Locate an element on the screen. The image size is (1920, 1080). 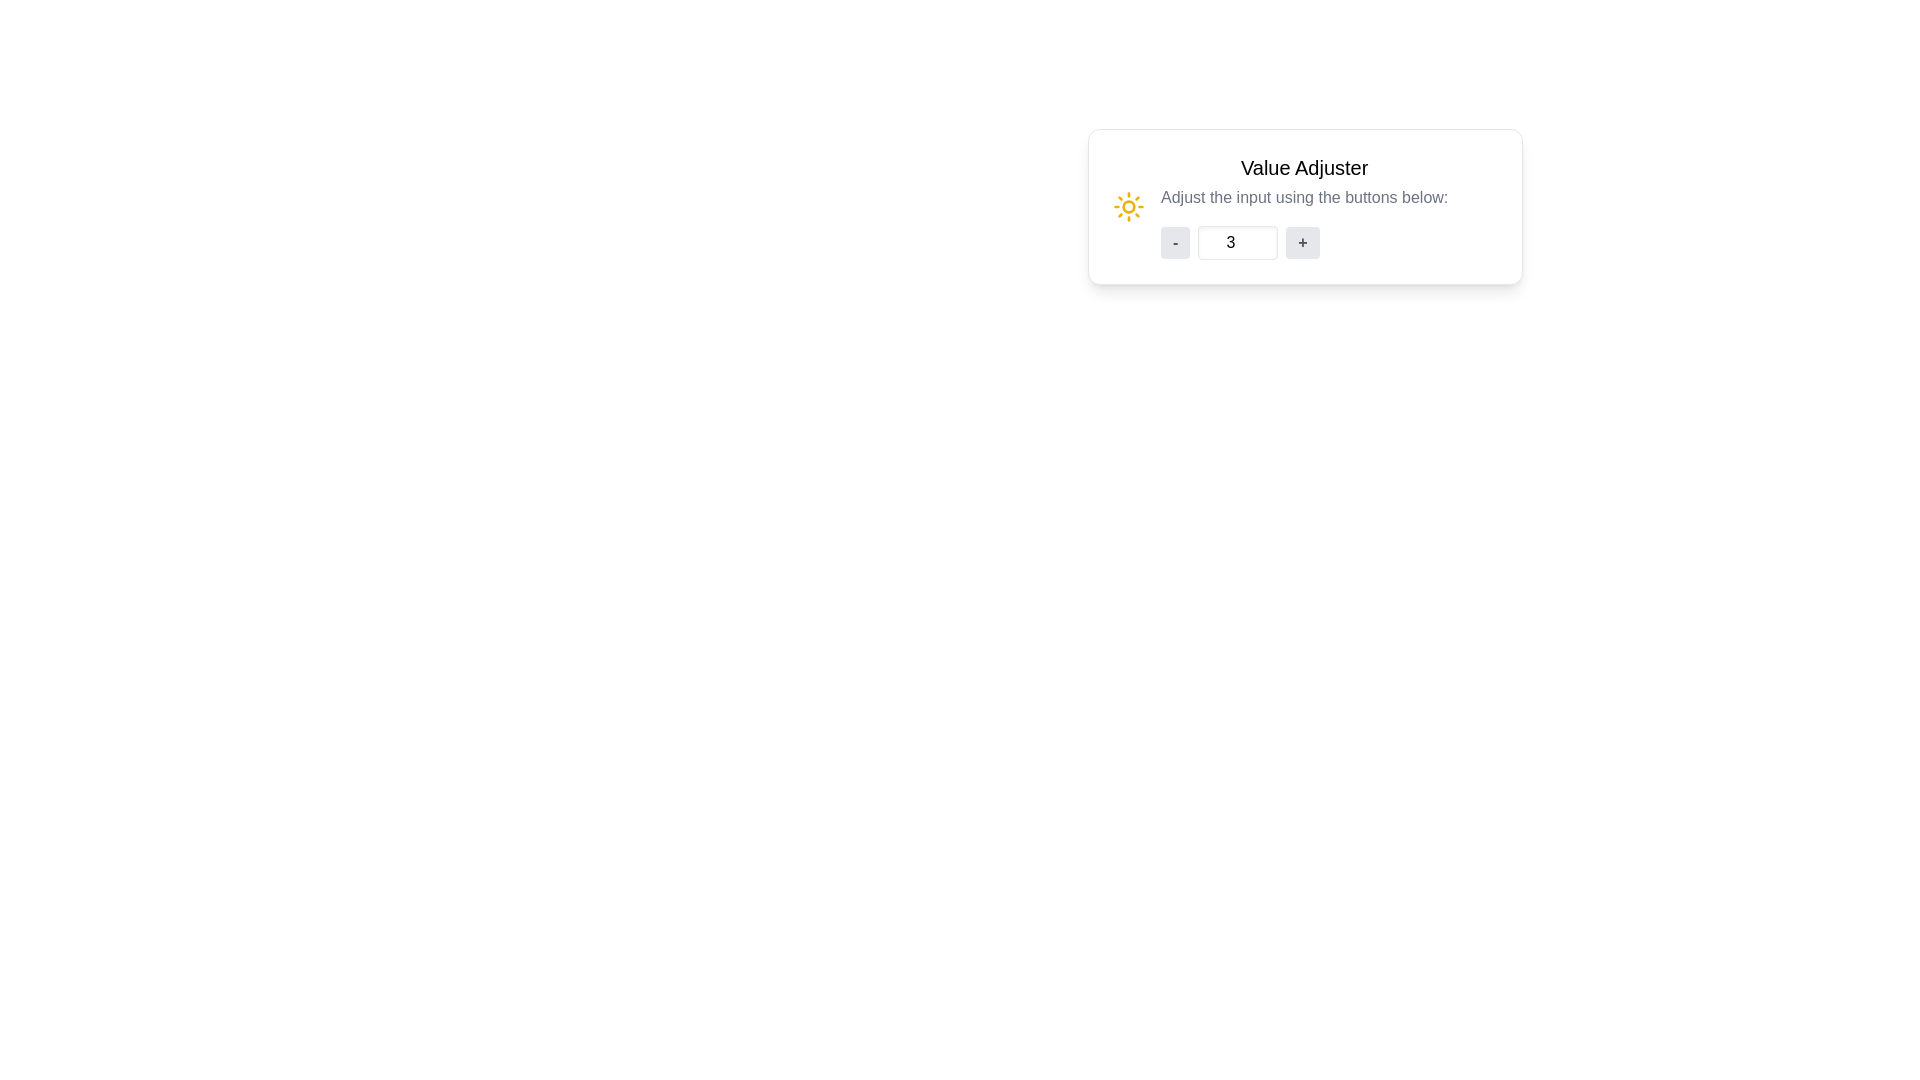
the stylized sun icon located at the top-left corner of the 'Value Adjuster' box is located at coordinates (1128, 207).